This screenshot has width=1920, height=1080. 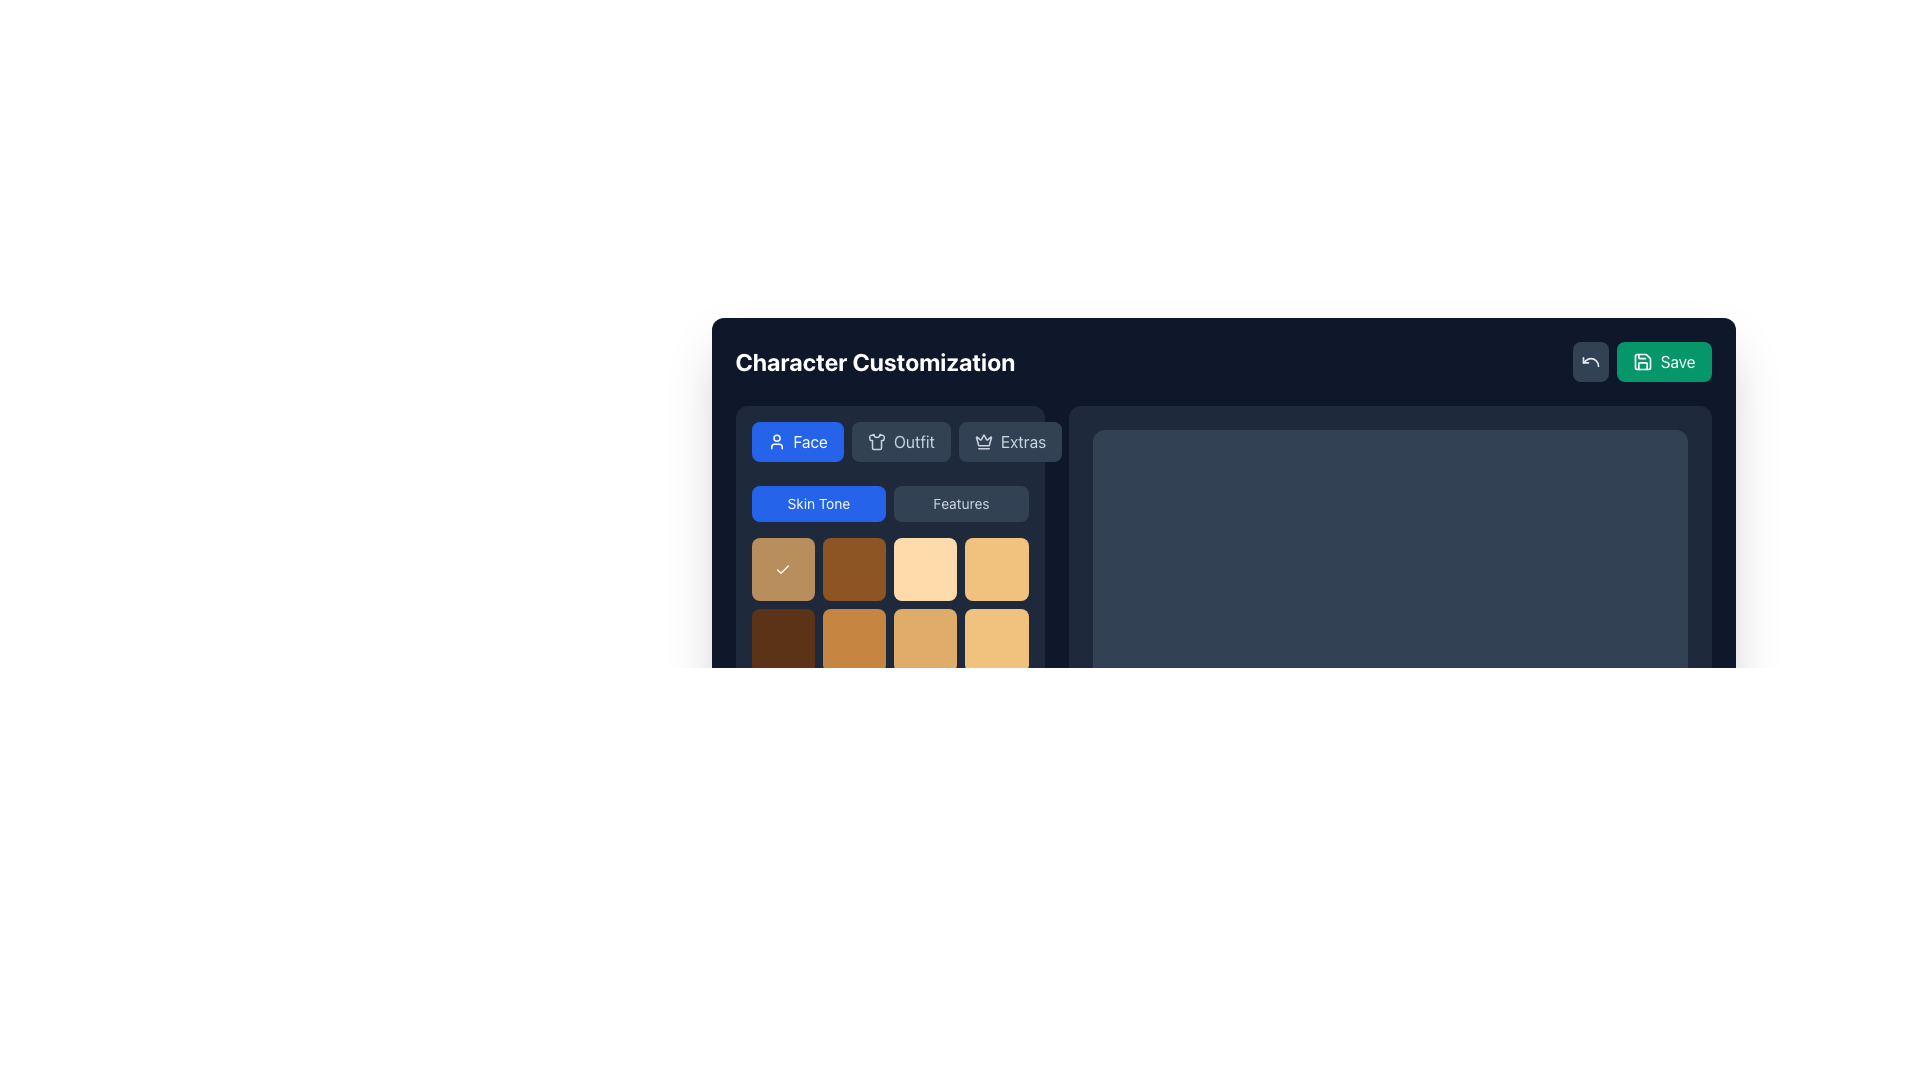 I want to click on the selectable grid item located in the 1st row and 3rd column of the grid layout, so click(x=854, y=569).